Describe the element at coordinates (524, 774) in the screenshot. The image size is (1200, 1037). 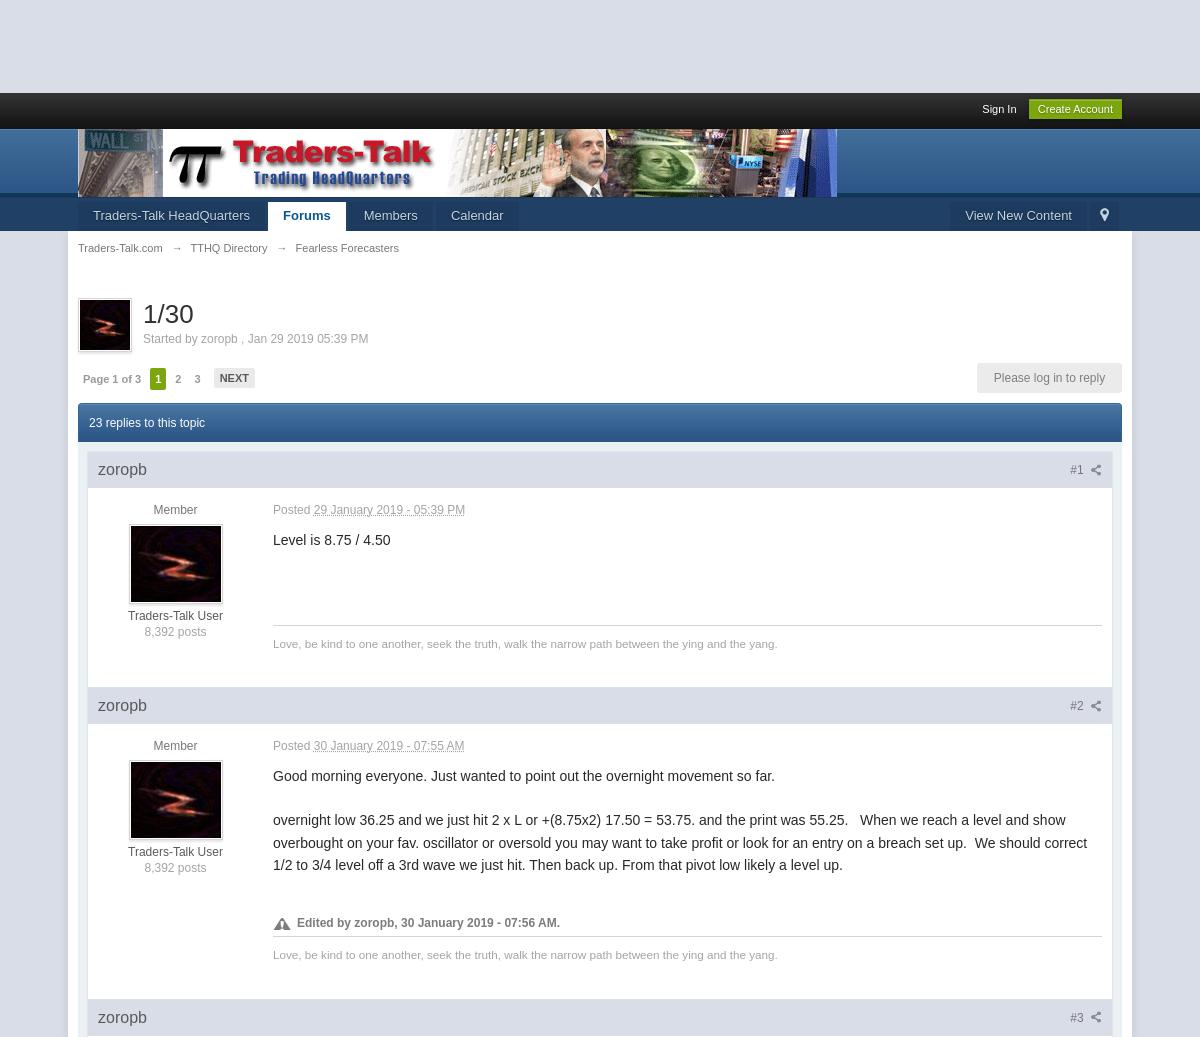
I see `'Good morning everyone. Just wanted to point out the overnight movement so far.'` at that location.